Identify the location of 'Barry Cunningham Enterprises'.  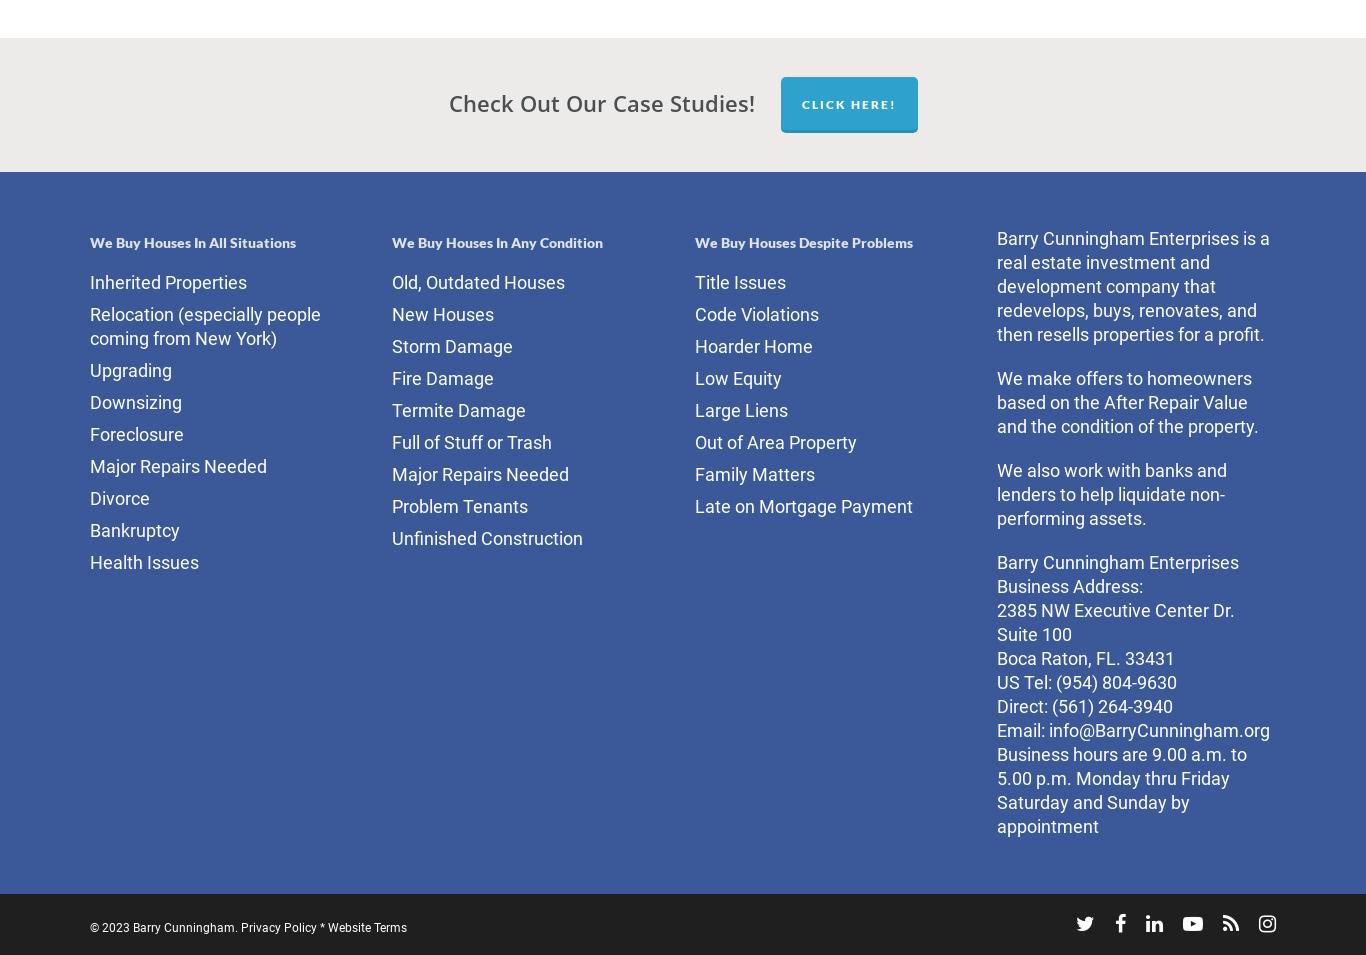
(1116, 561).